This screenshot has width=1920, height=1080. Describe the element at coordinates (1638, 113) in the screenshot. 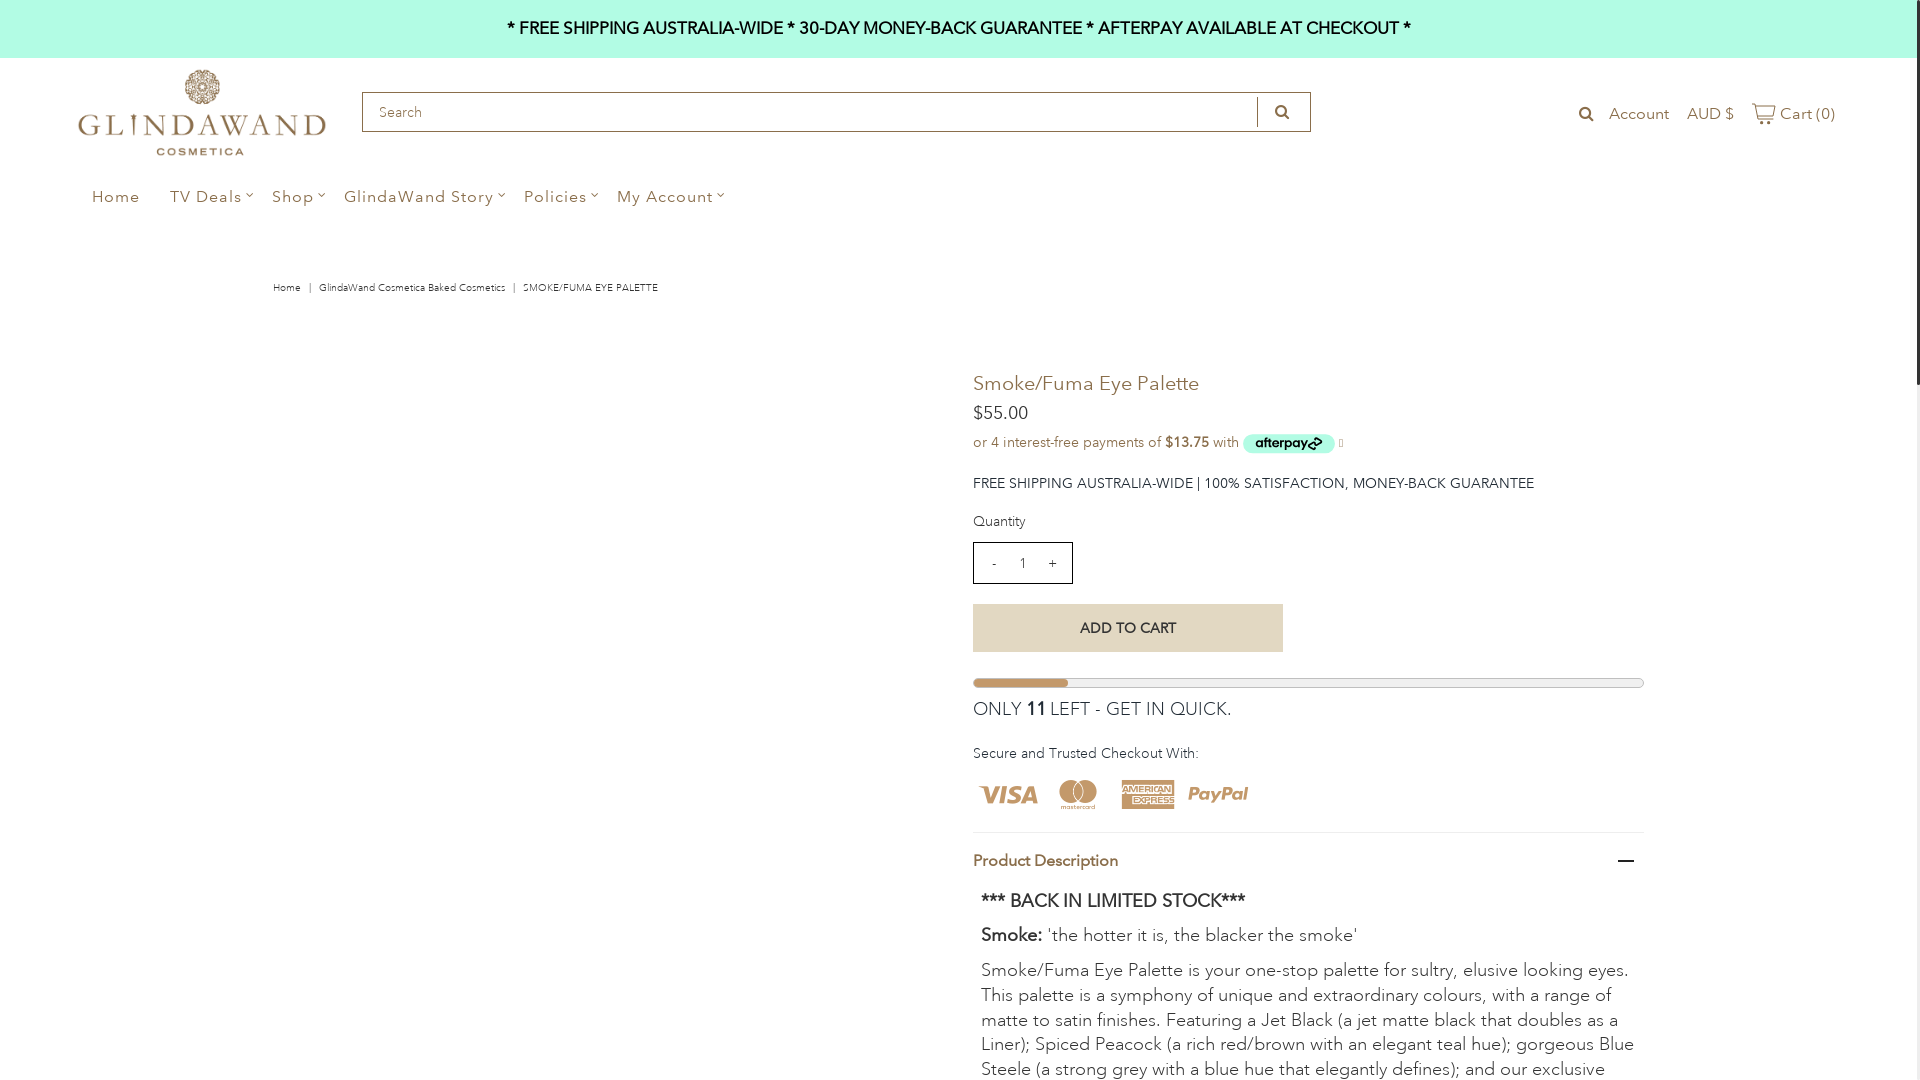

I see `'Account'` at that location.